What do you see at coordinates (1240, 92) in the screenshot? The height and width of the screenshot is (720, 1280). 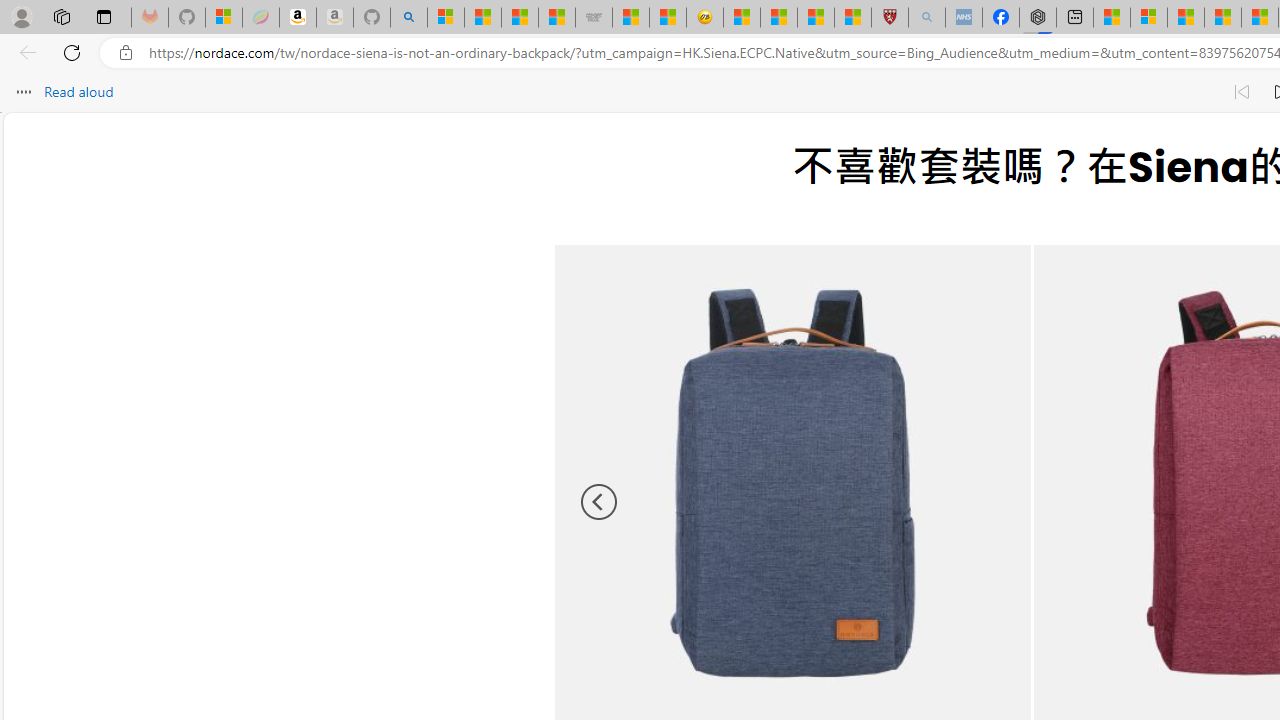 I see `'Read previous paragraph'` at bounding box center [1240, 92].